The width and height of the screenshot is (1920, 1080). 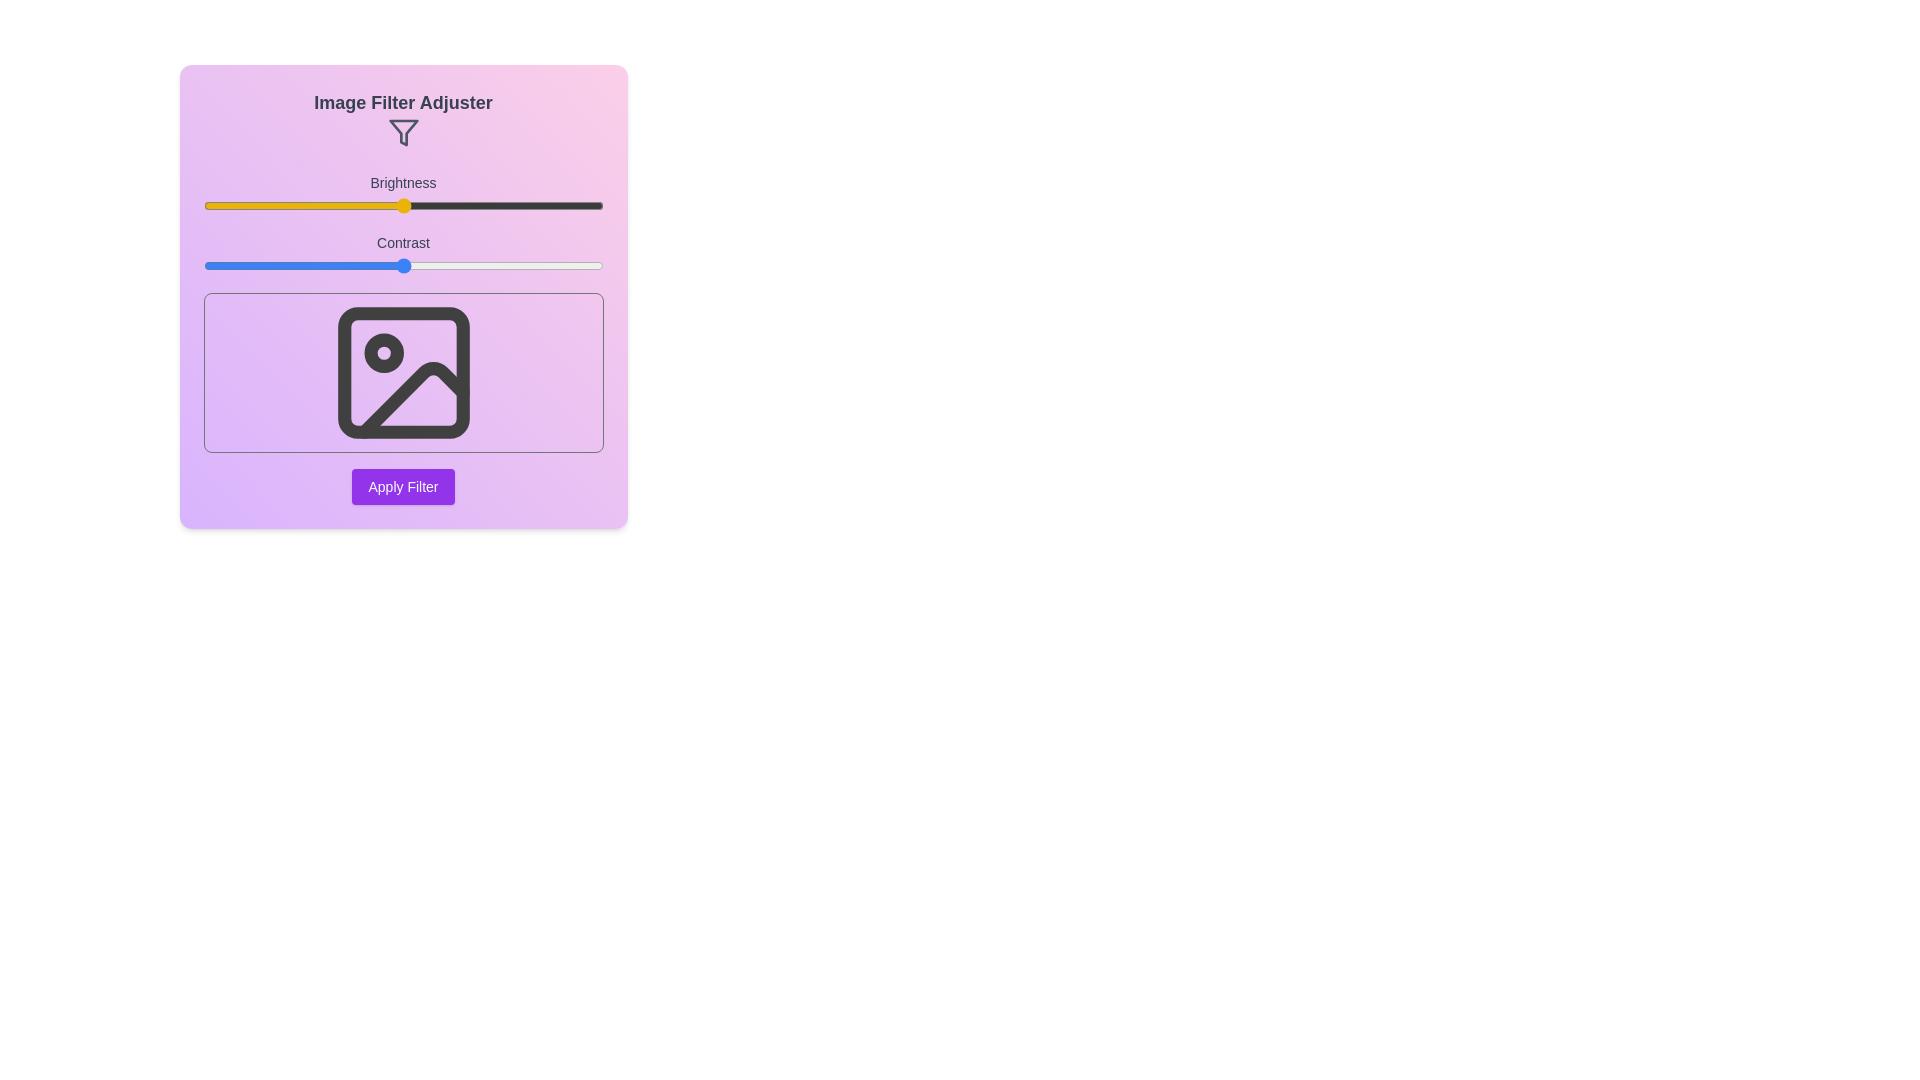 What do you see at coordinates (574, 265) in the screenshot?
I see `the contrast slider to 93%` at bounding box center [574, 265].